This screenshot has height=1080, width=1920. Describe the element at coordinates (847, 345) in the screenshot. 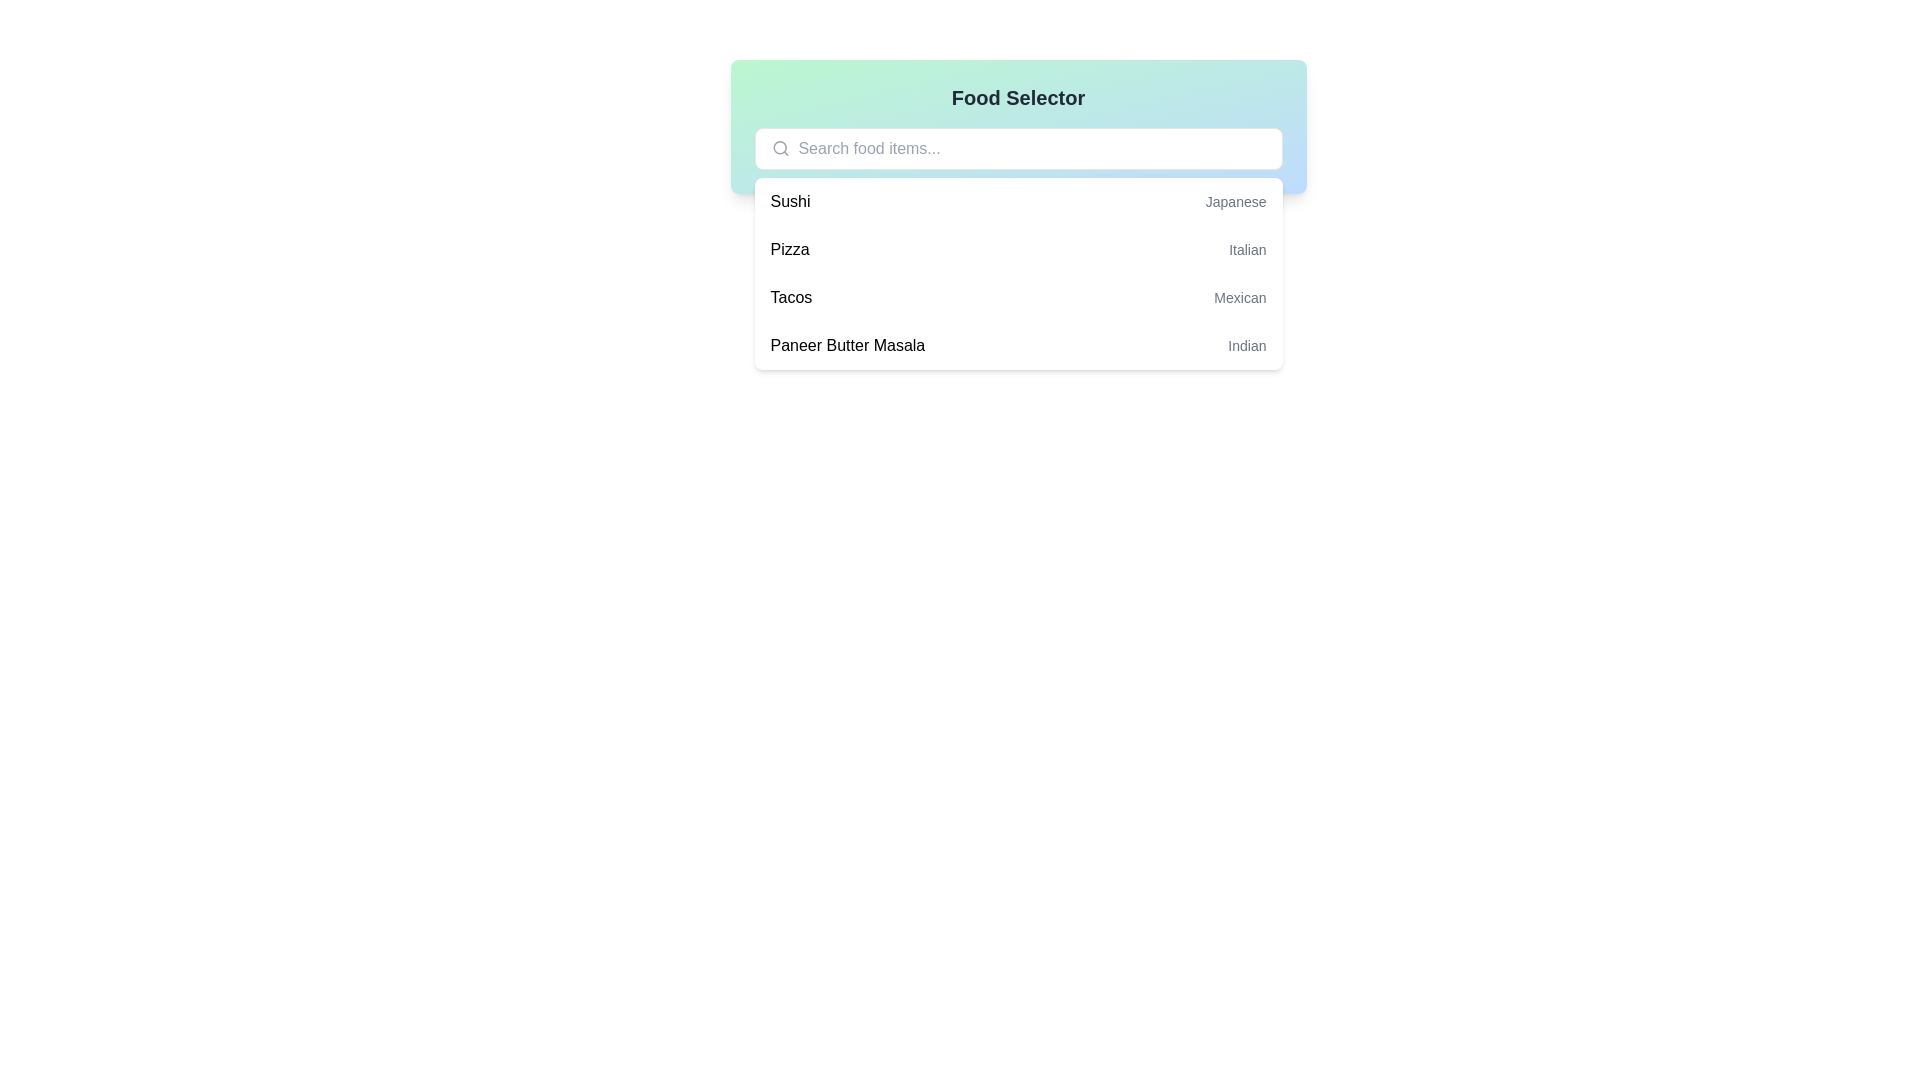

I see `the text 'Paneer Butter Masala'` at that location.